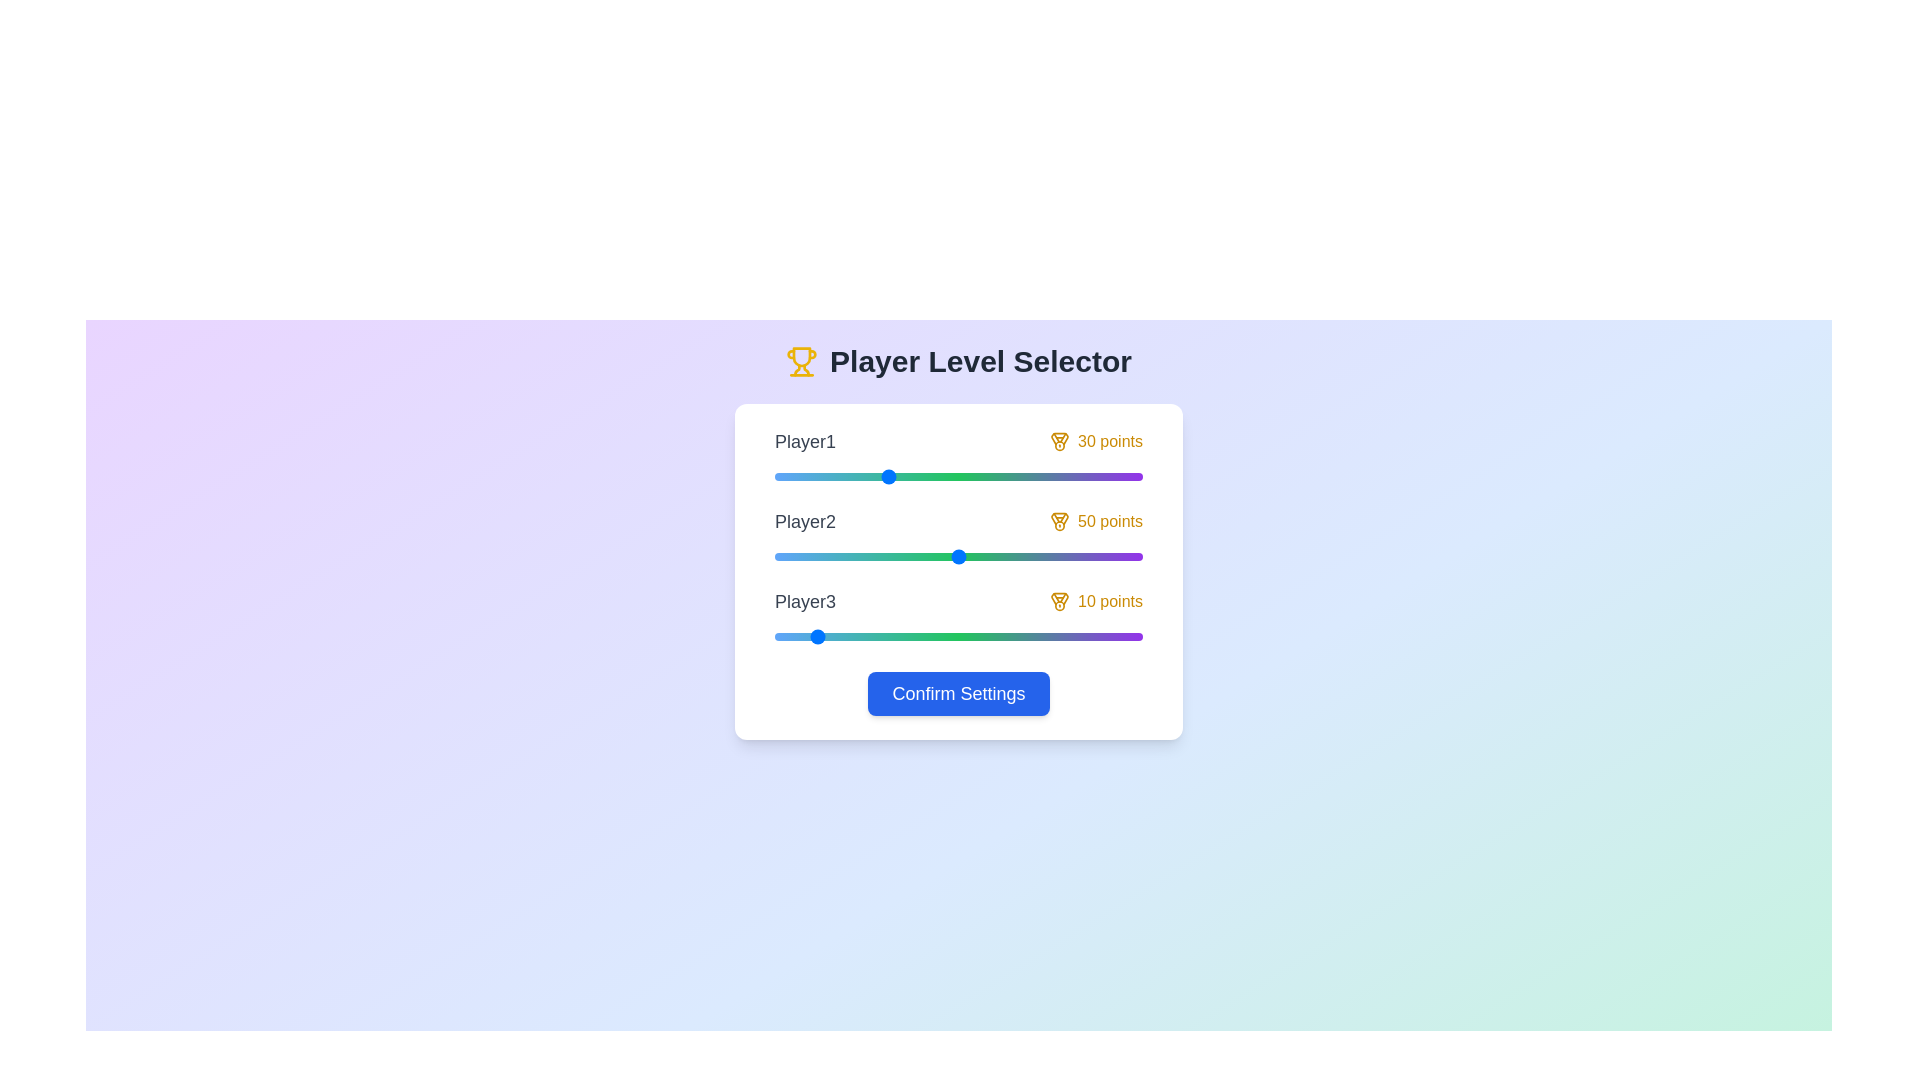 This screenshot has width=1920, height=1080. I want to click on the Player2 slider to set their level to 17, so click(837, 556).